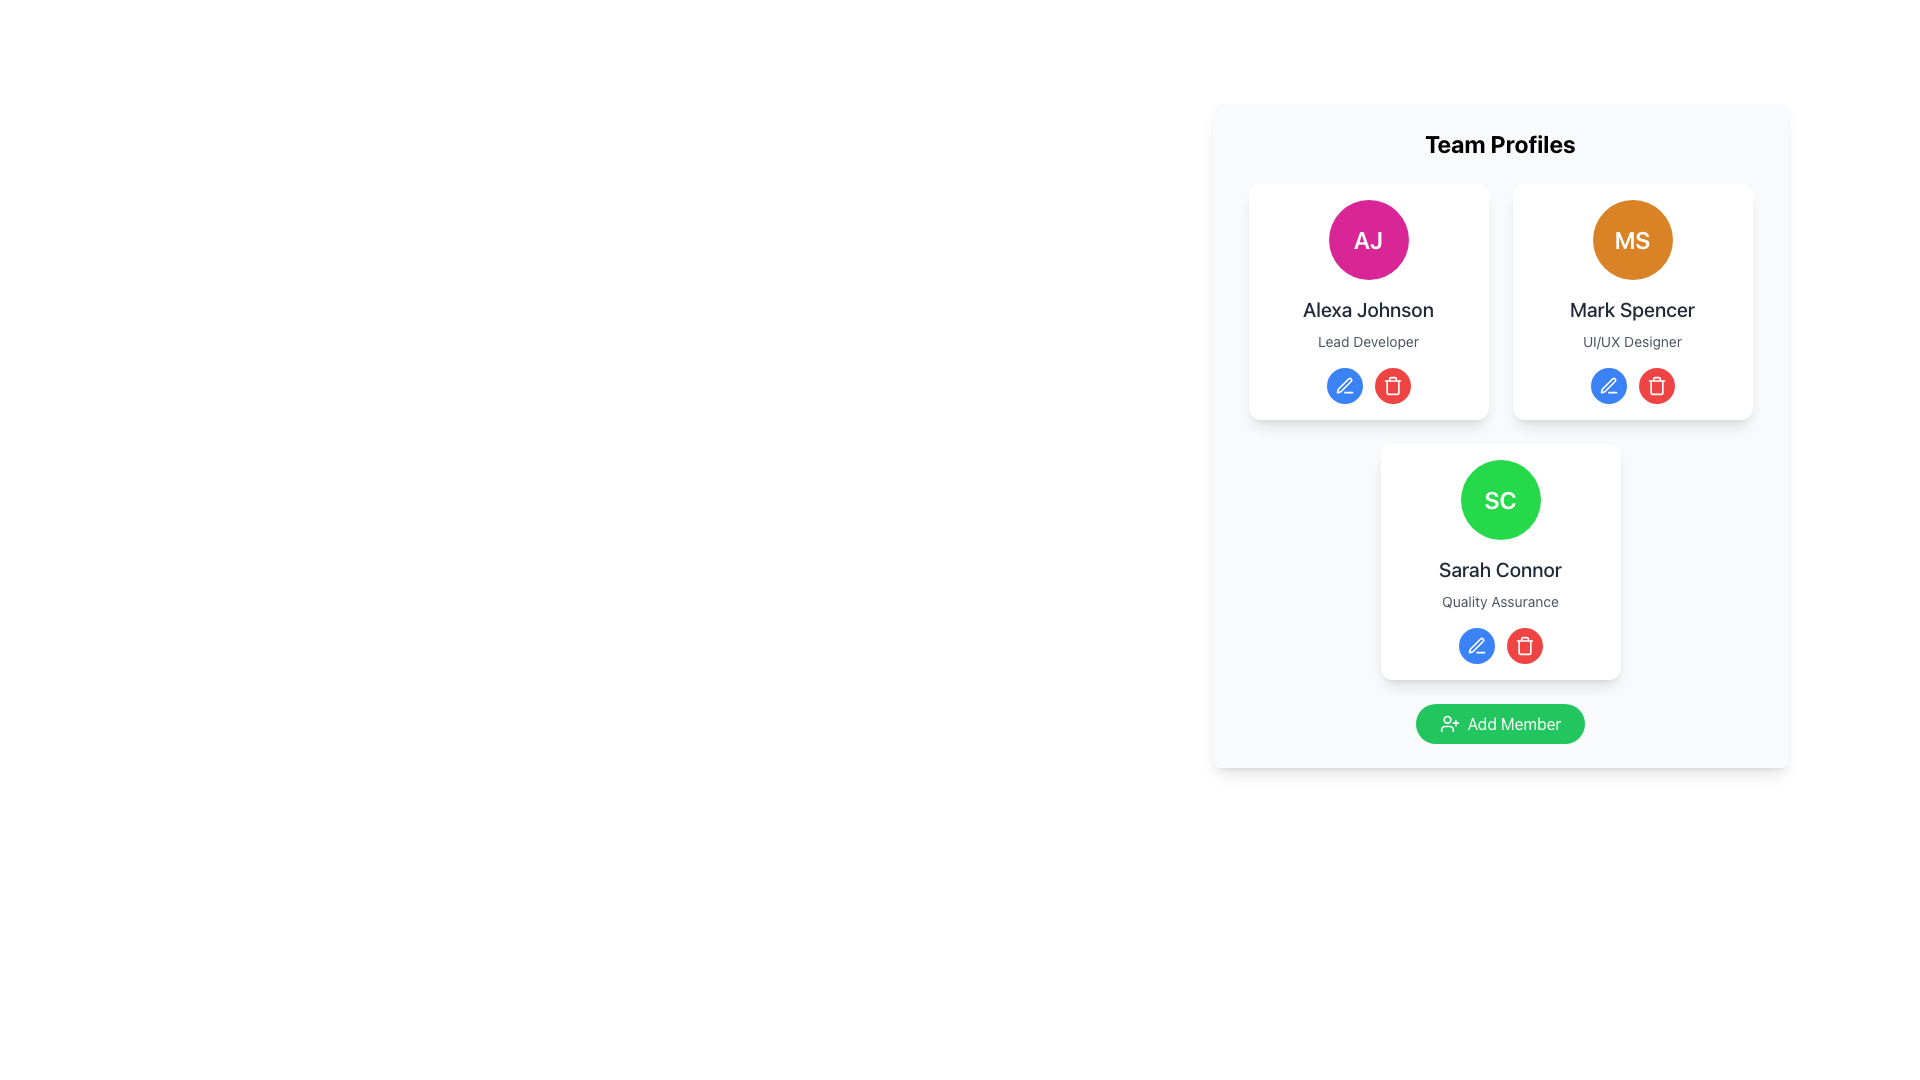 This screenshot has height=1080, width=1920. I want to click on the delete button for 'Sarah Connor' located at the bottom right of her team profile card, so click(1523, 645).